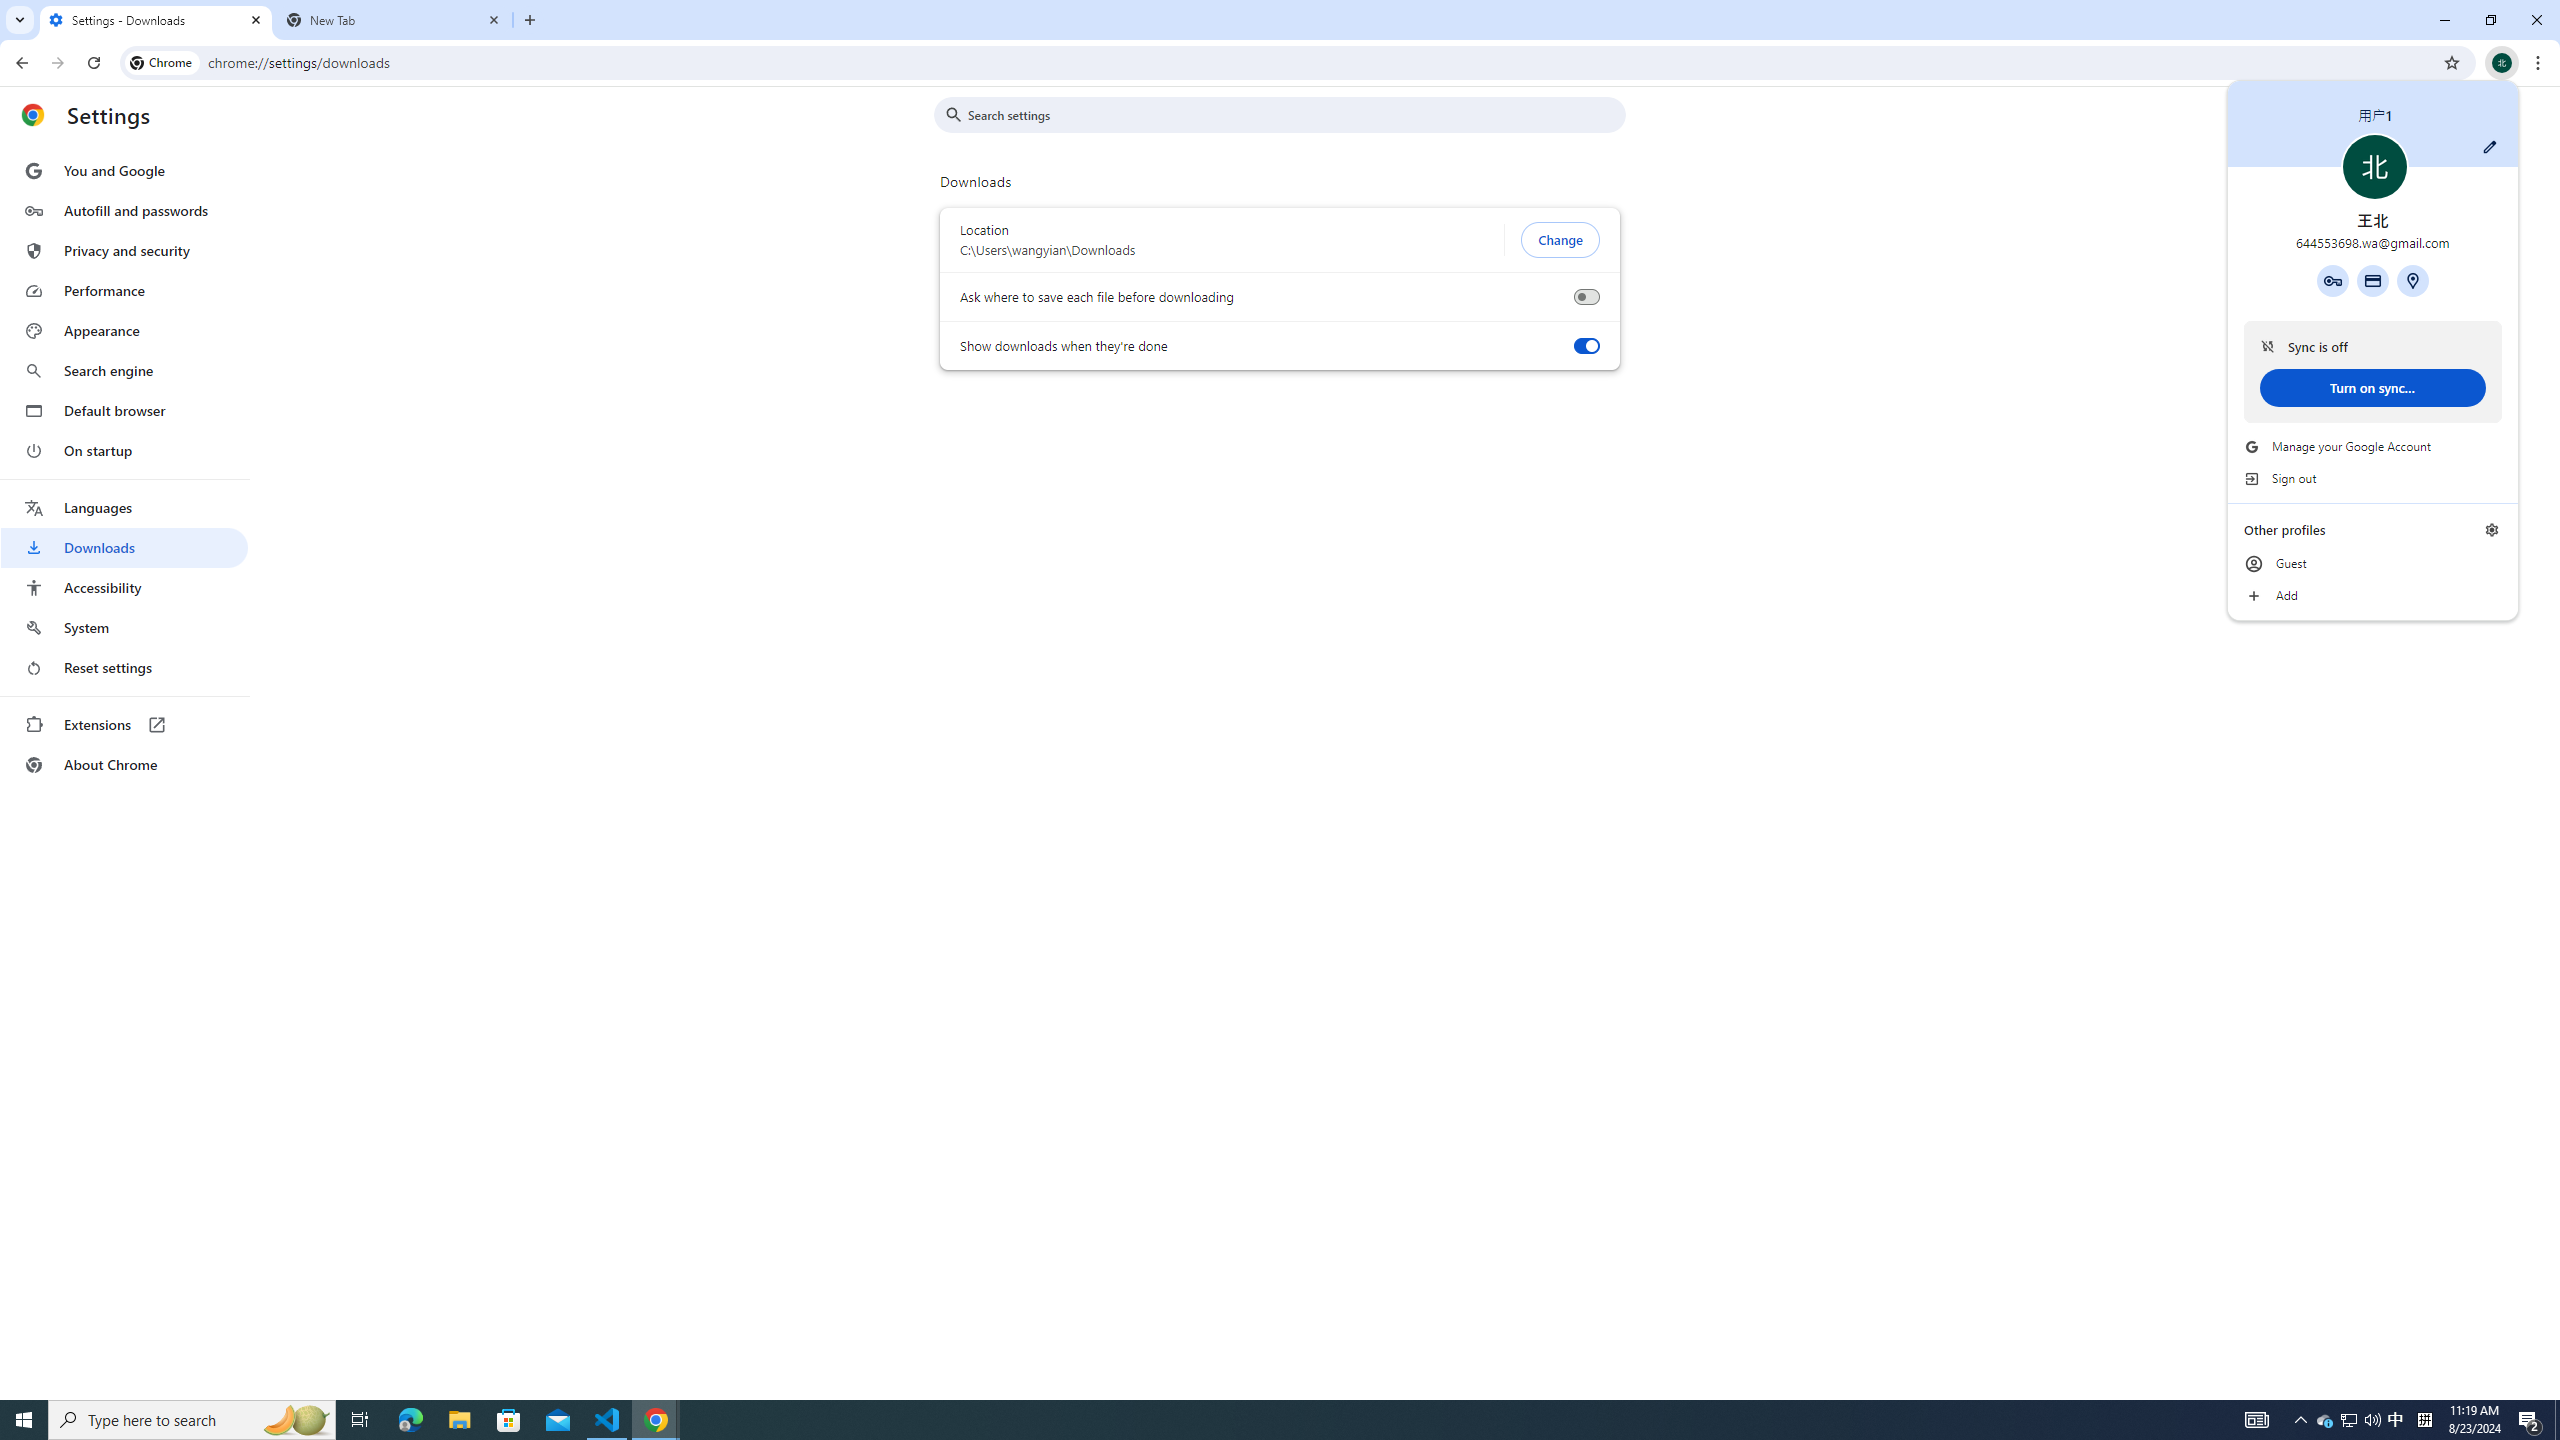 This screenshot has width=2560, height=1440. What do you see at coordinates (2488, 145) in the screenshot?
I see `'Customize profile'` at bounding box center [2488, 145].